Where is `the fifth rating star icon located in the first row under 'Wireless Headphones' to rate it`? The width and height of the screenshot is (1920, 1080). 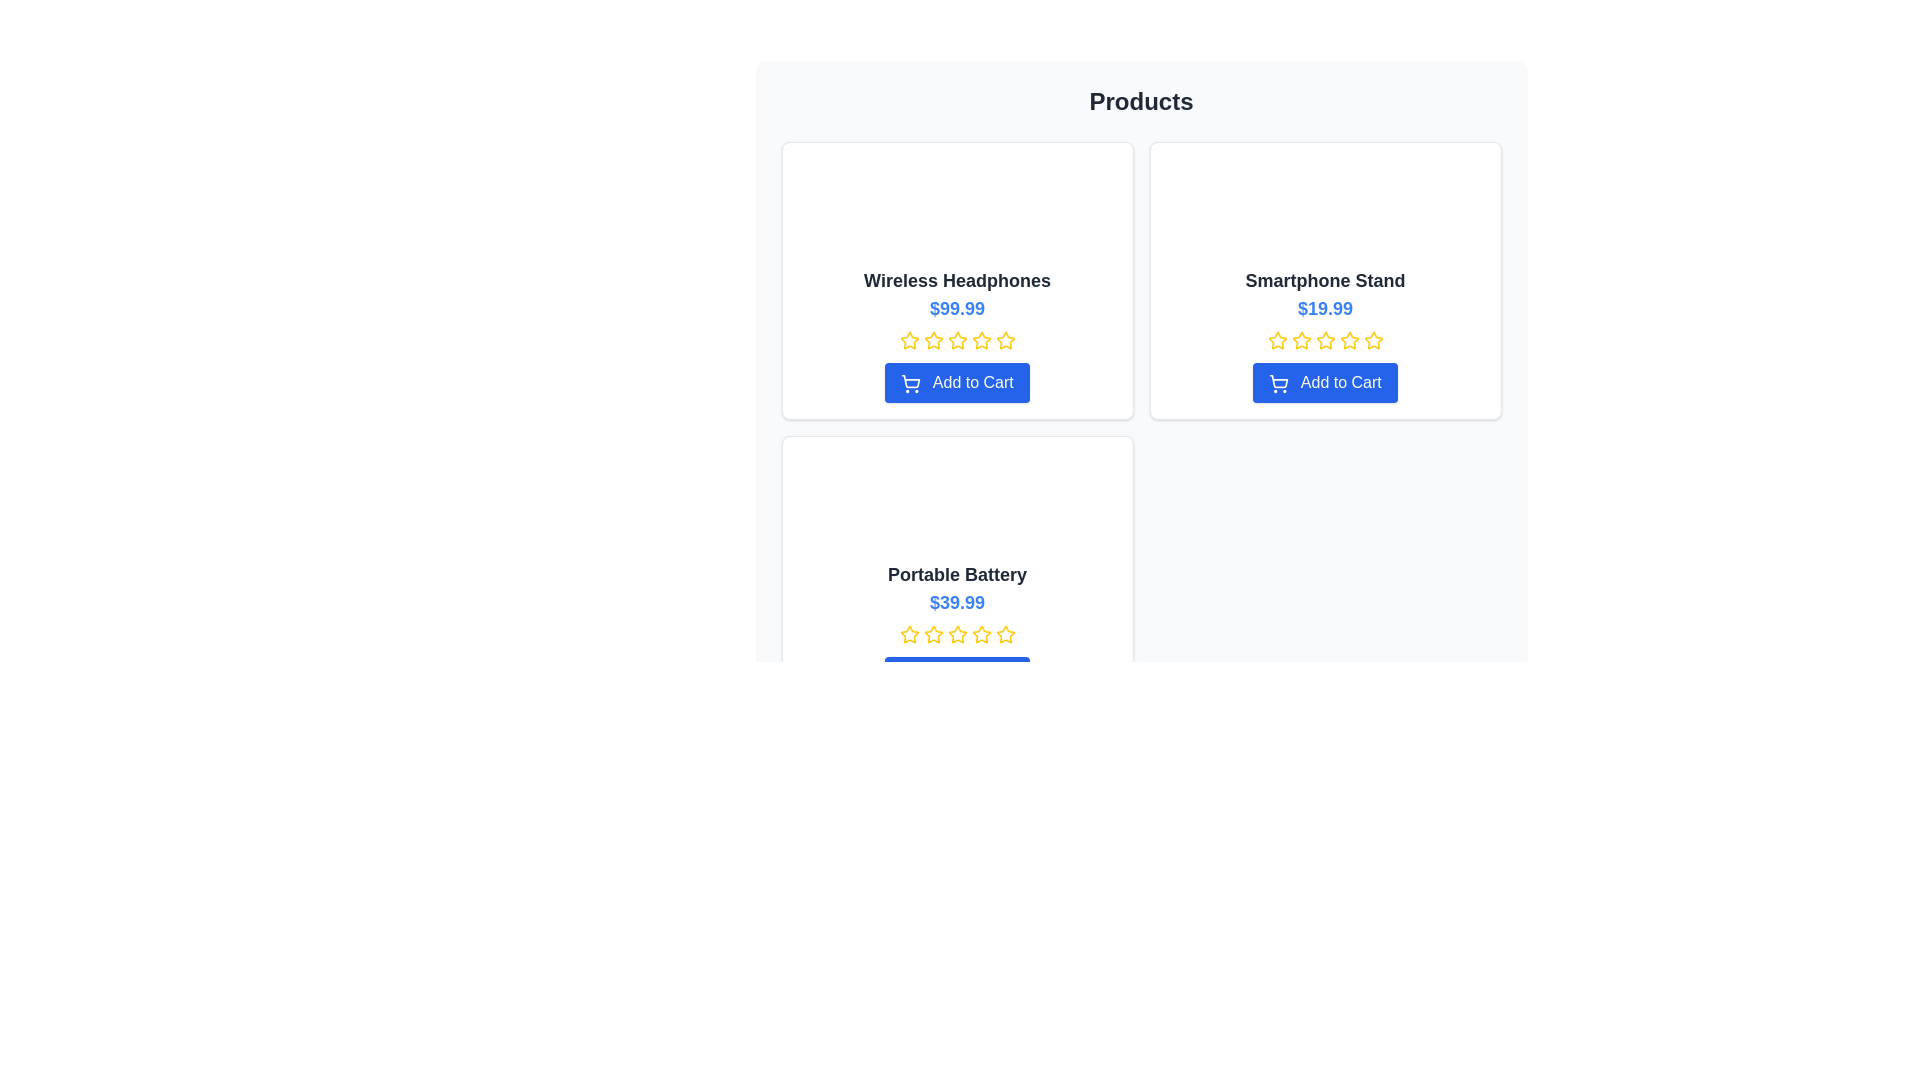 the fifth rating star icon located in the first row under 'Wireless Headphones' to rate it is located at coordinates (1005, 339).